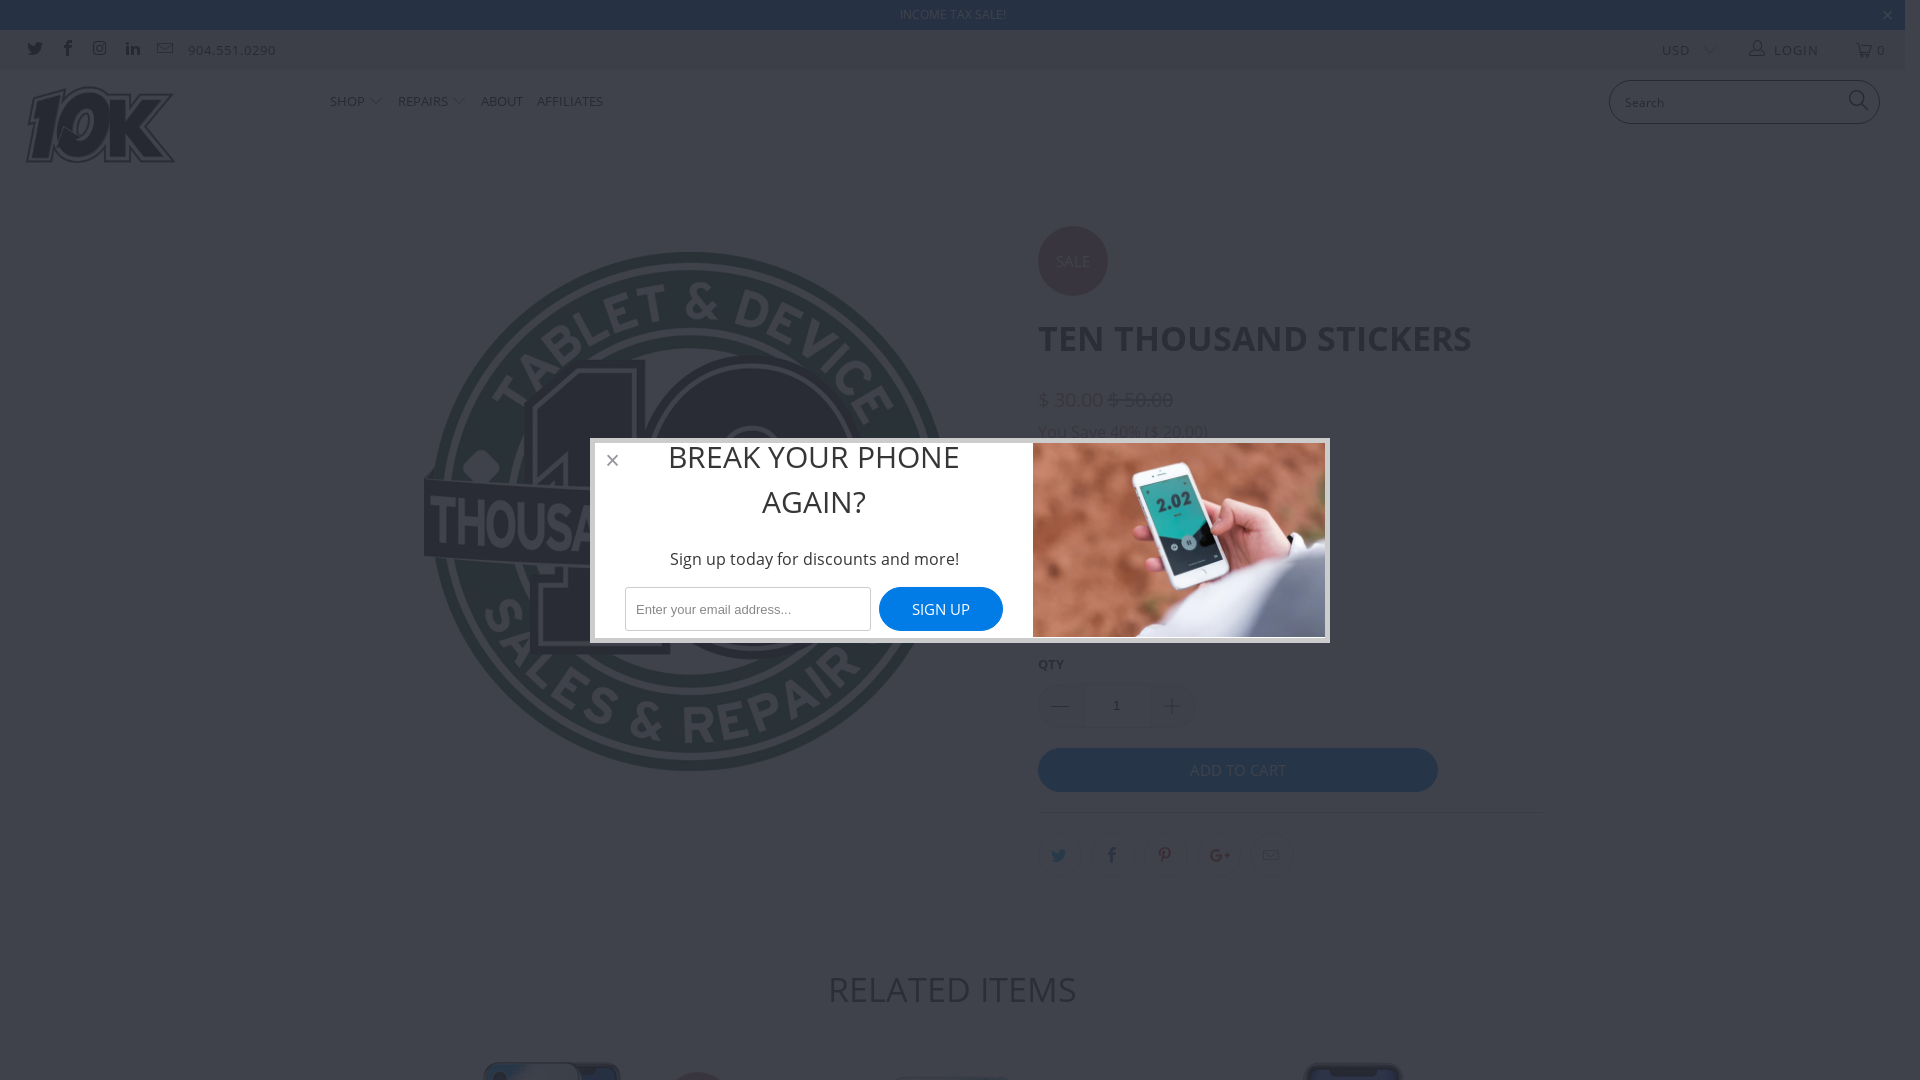  Describe the element at coordinates (480, 102) in the screenshot. I see `'ABOUT'` at that location.